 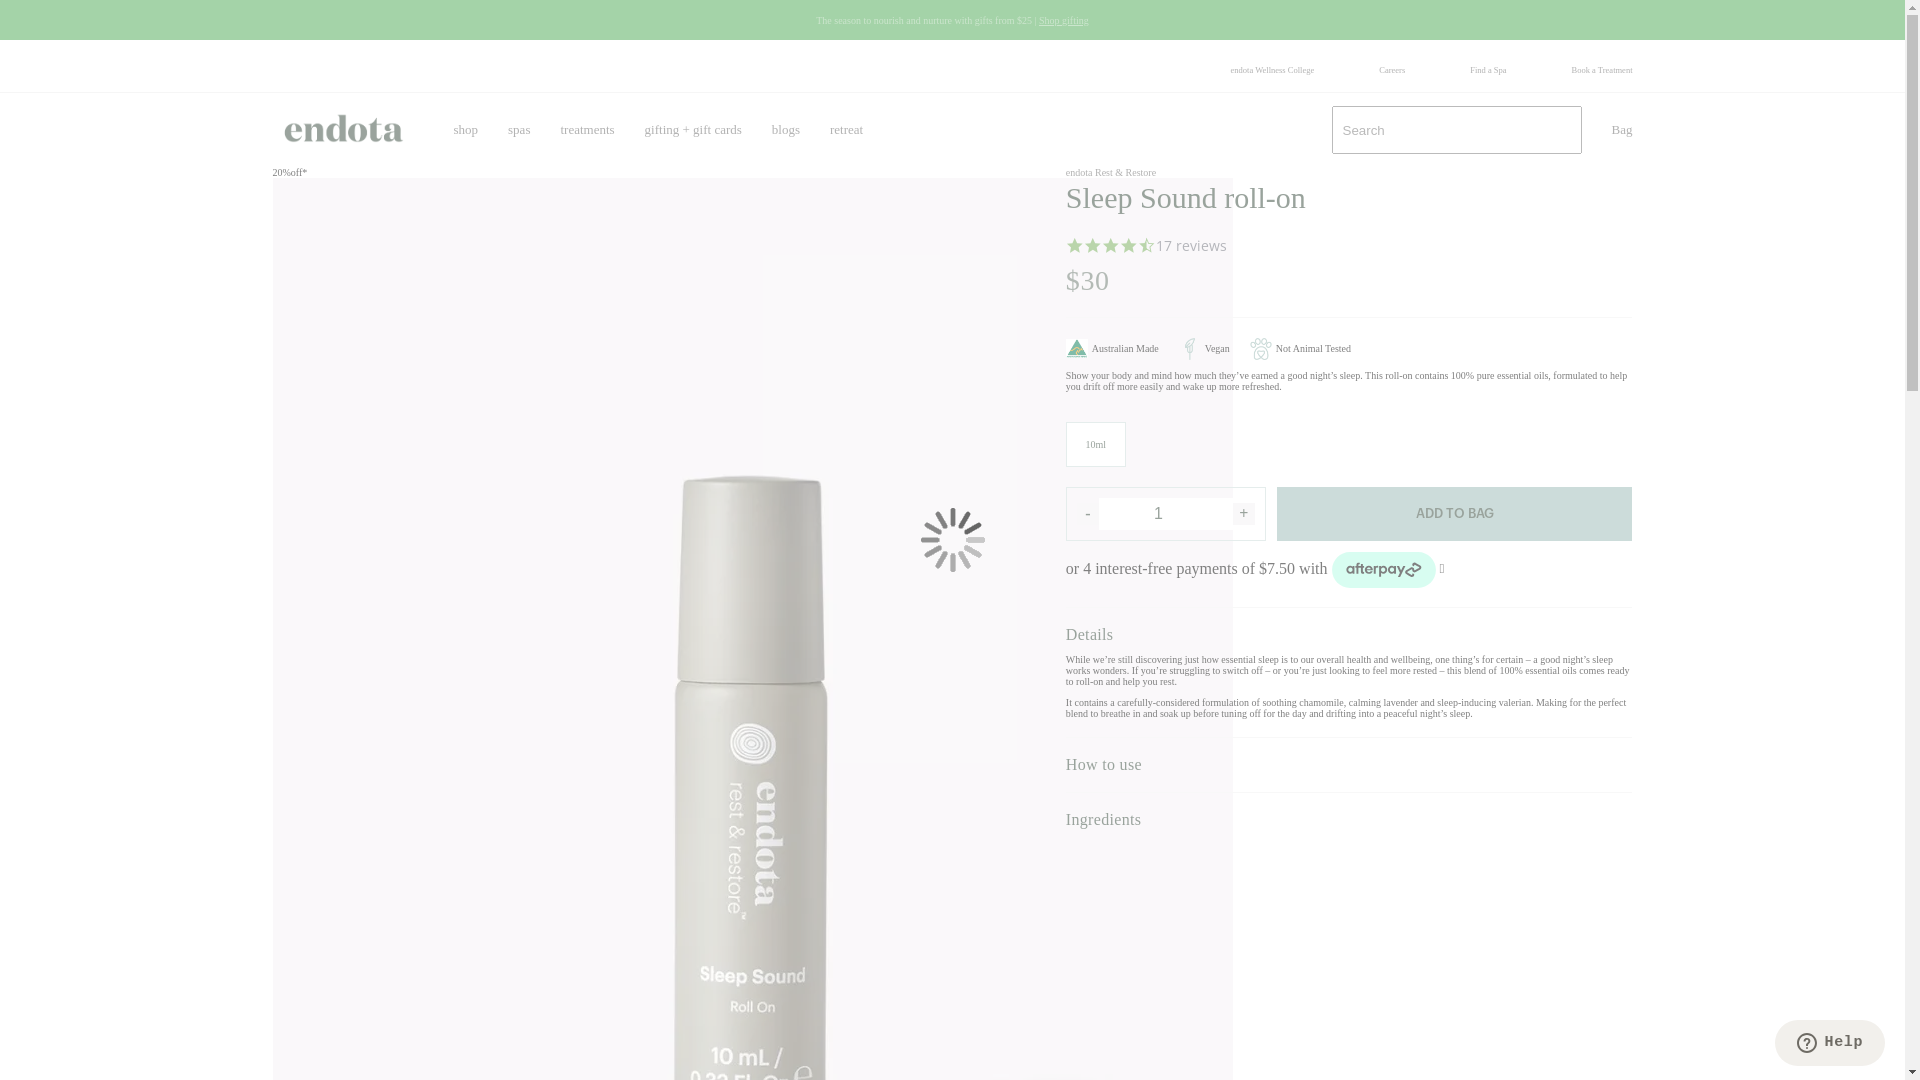 I want to click on 'endota Rest & Restore', so click(x=1109, y=171).